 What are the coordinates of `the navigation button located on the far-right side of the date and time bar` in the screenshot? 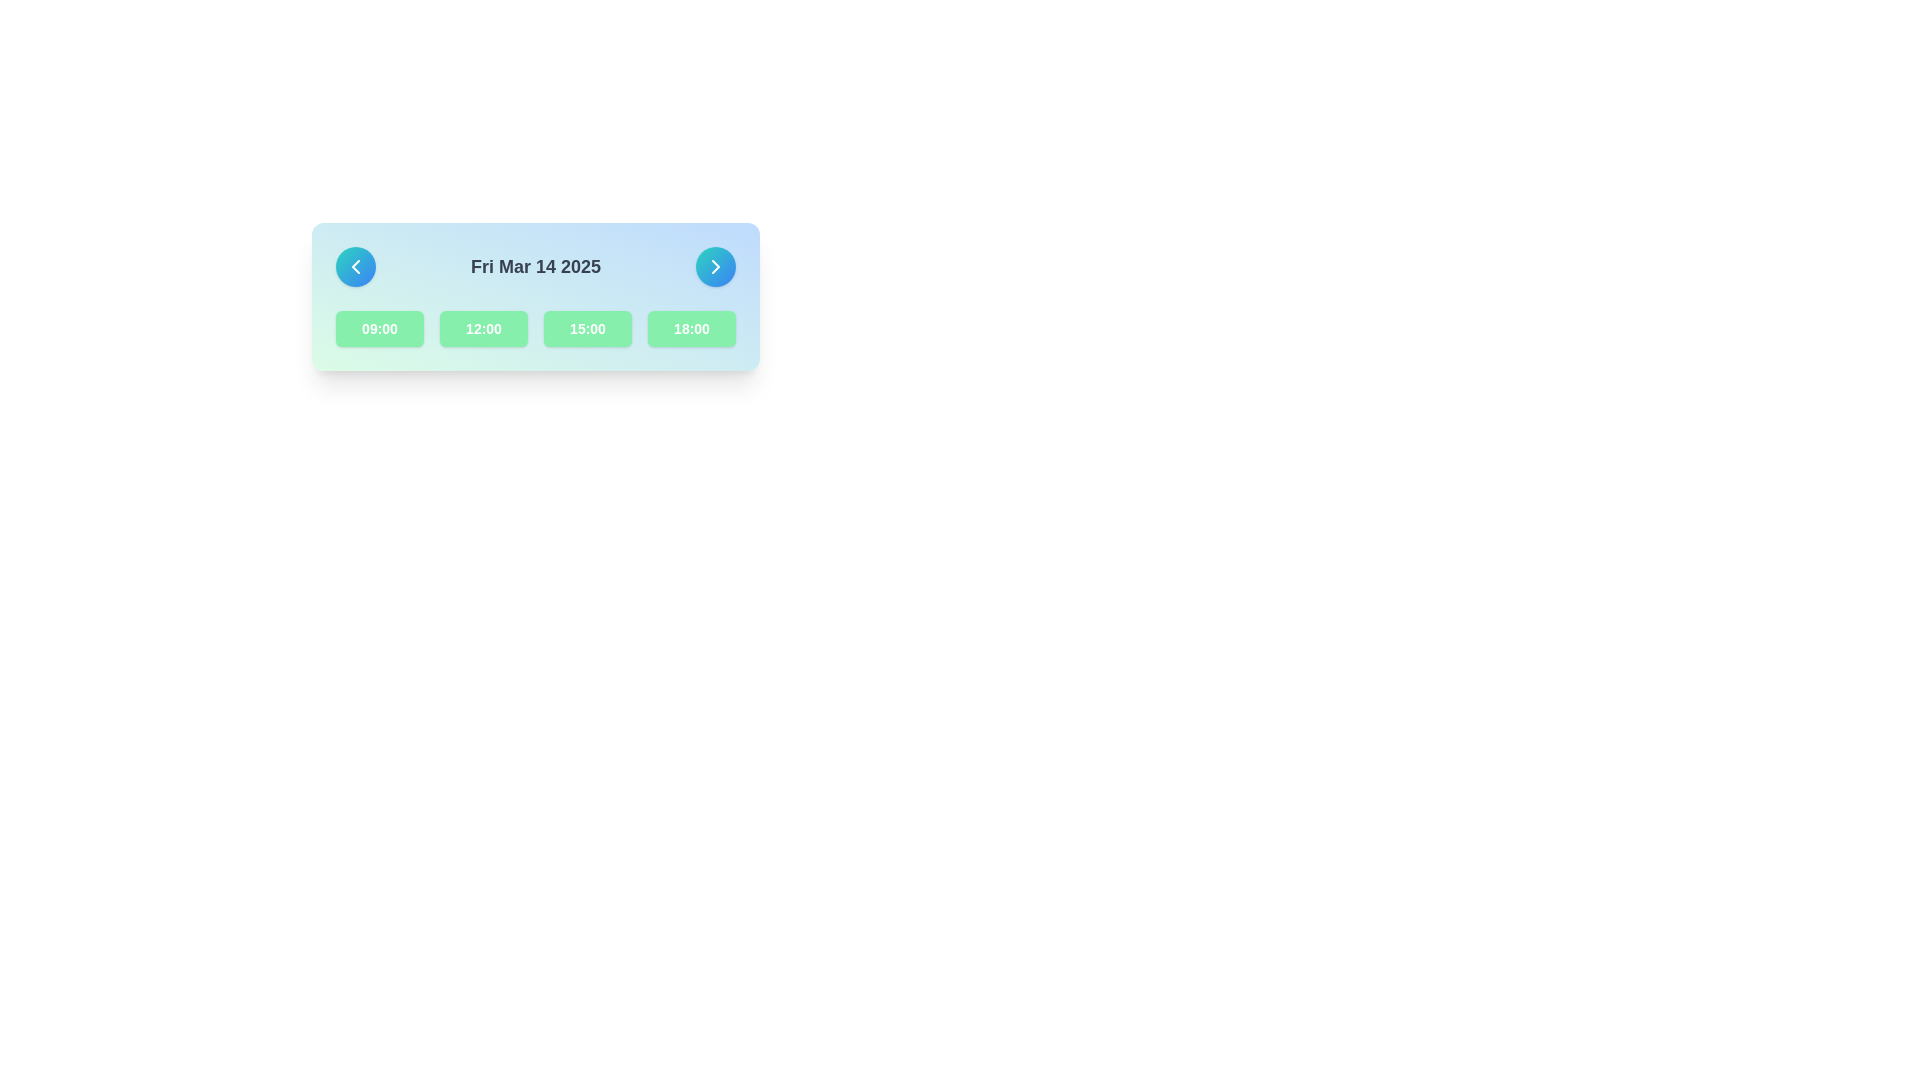 It's located at (715, 265).